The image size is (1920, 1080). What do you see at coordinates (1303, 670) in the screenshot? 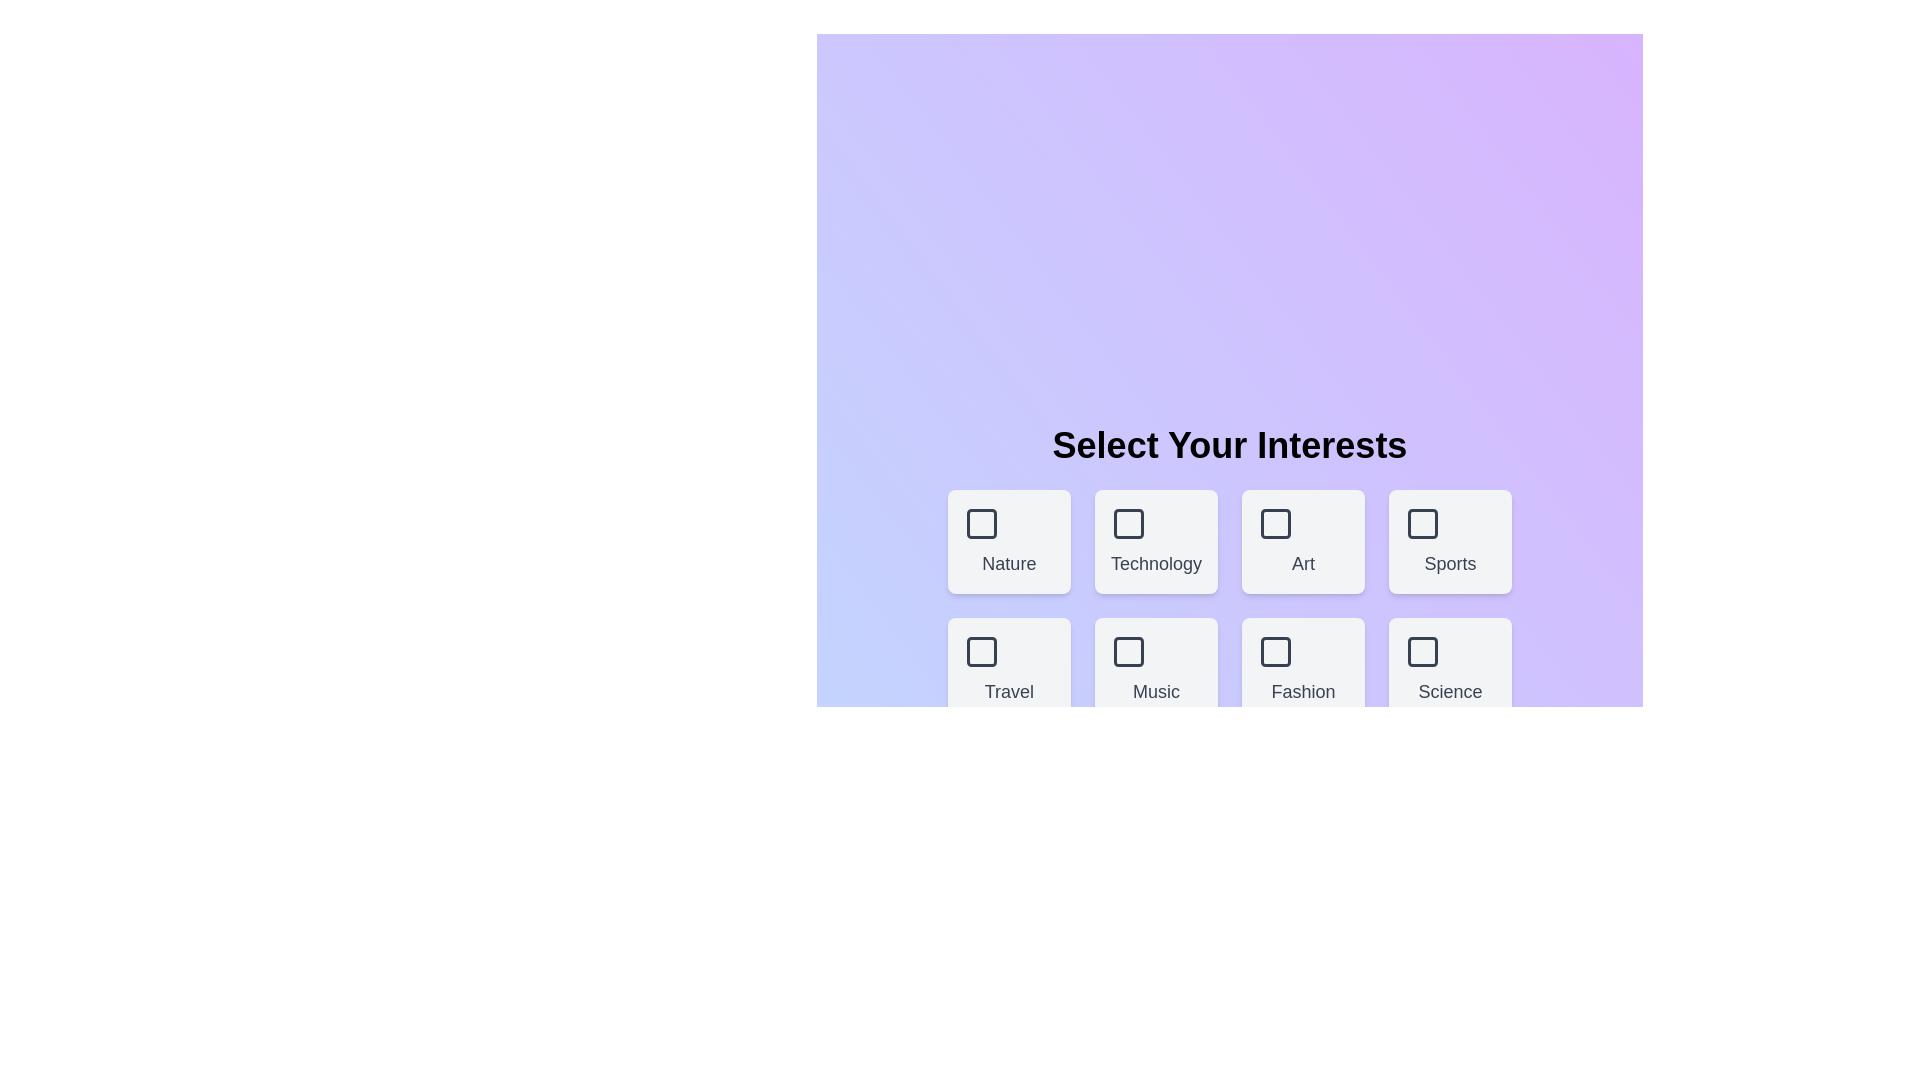
I see `the theme box labeled Fashion` at bounding box center [1303, 670].